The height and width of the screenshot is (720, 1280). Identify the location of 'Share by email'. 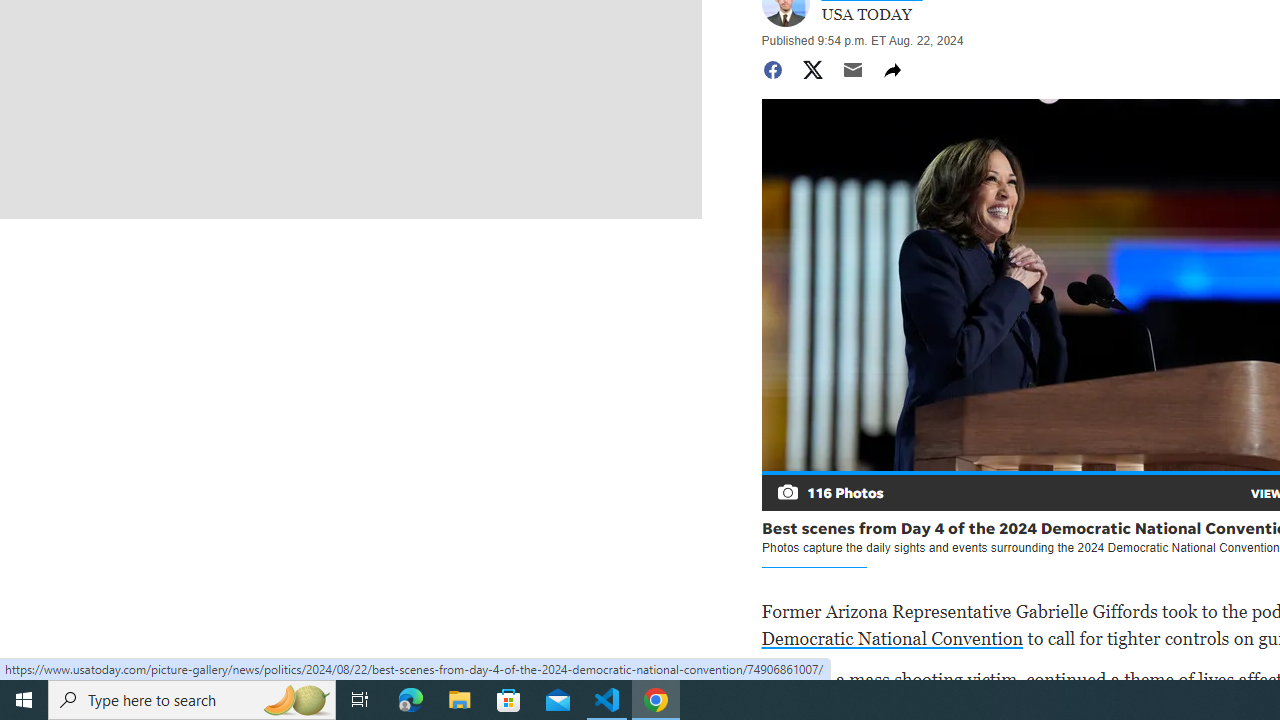
(852, 68).